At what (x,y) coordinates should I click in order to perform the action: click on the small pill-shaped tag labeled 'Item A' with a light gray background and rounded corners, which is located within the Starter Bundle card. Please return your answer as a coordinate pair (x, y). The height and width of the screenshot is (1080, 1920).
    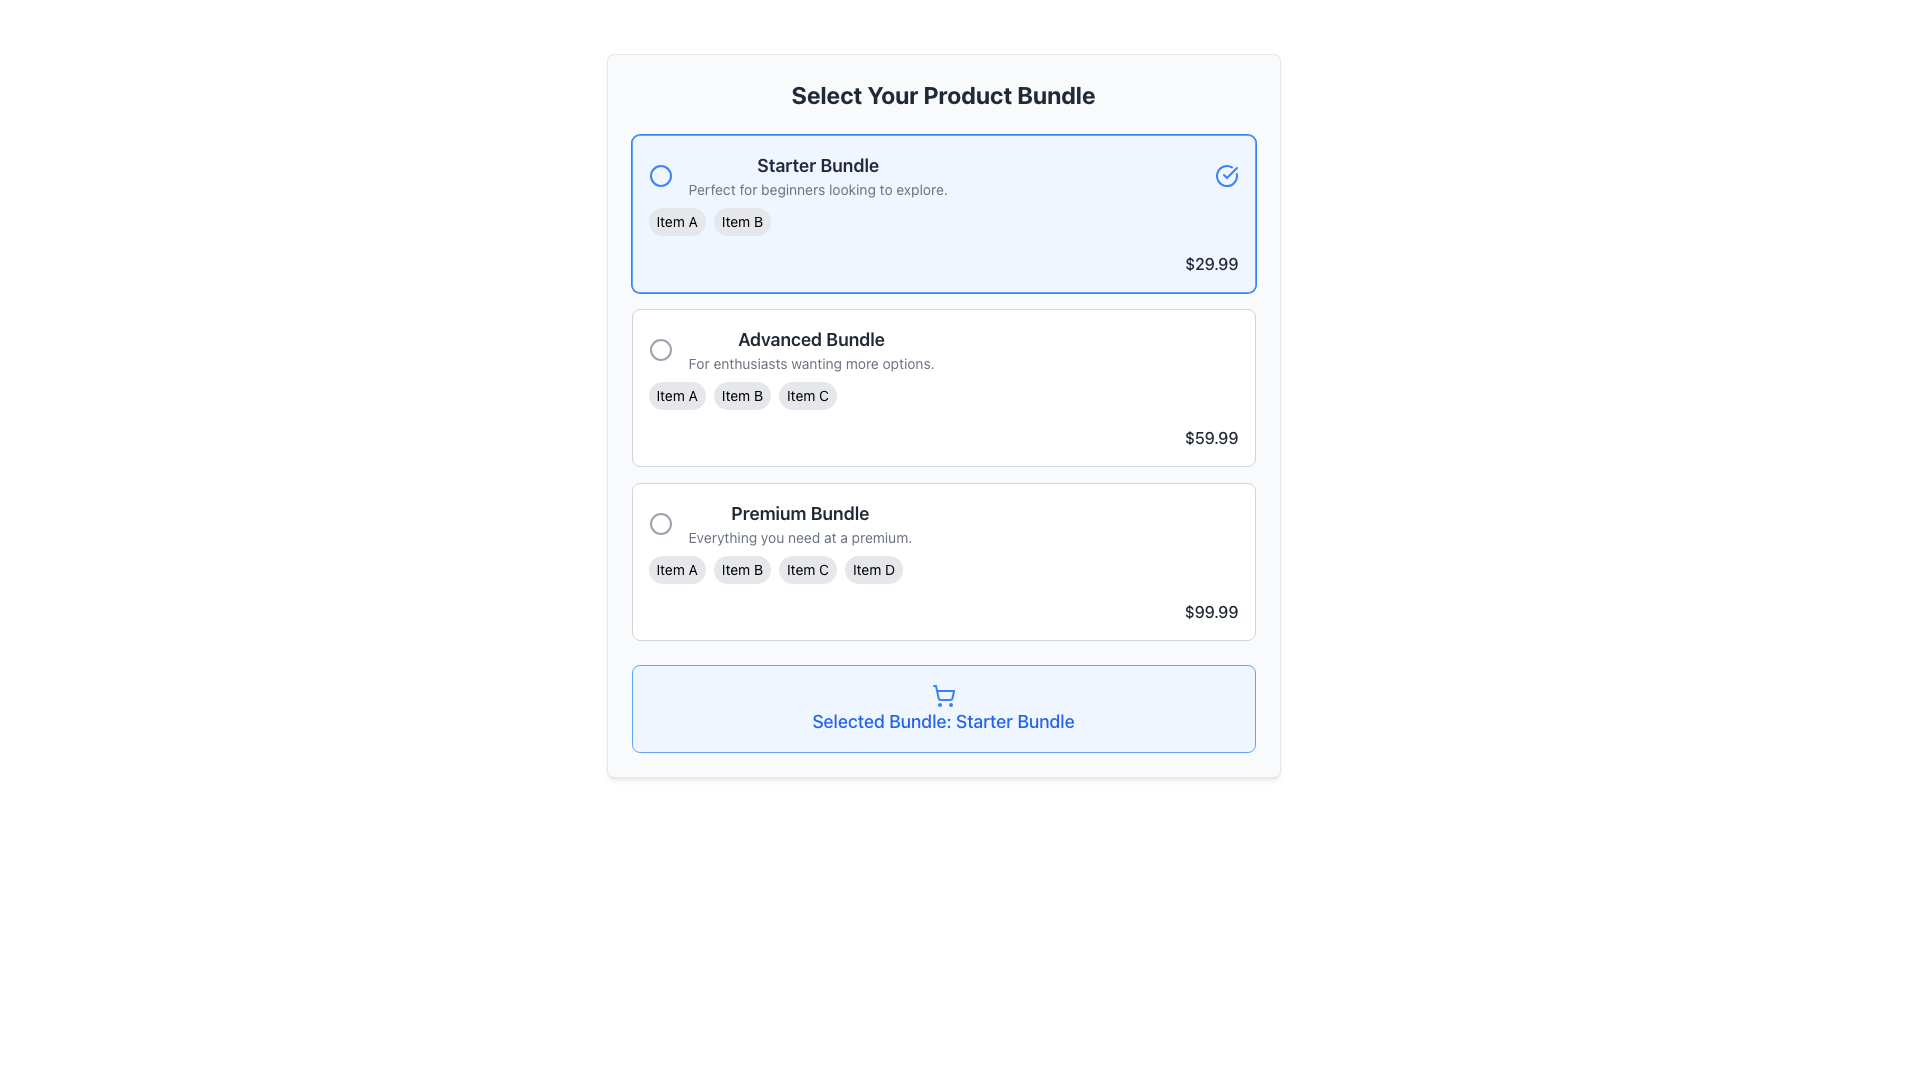
    Looking at the image, I should click on (677, 222).